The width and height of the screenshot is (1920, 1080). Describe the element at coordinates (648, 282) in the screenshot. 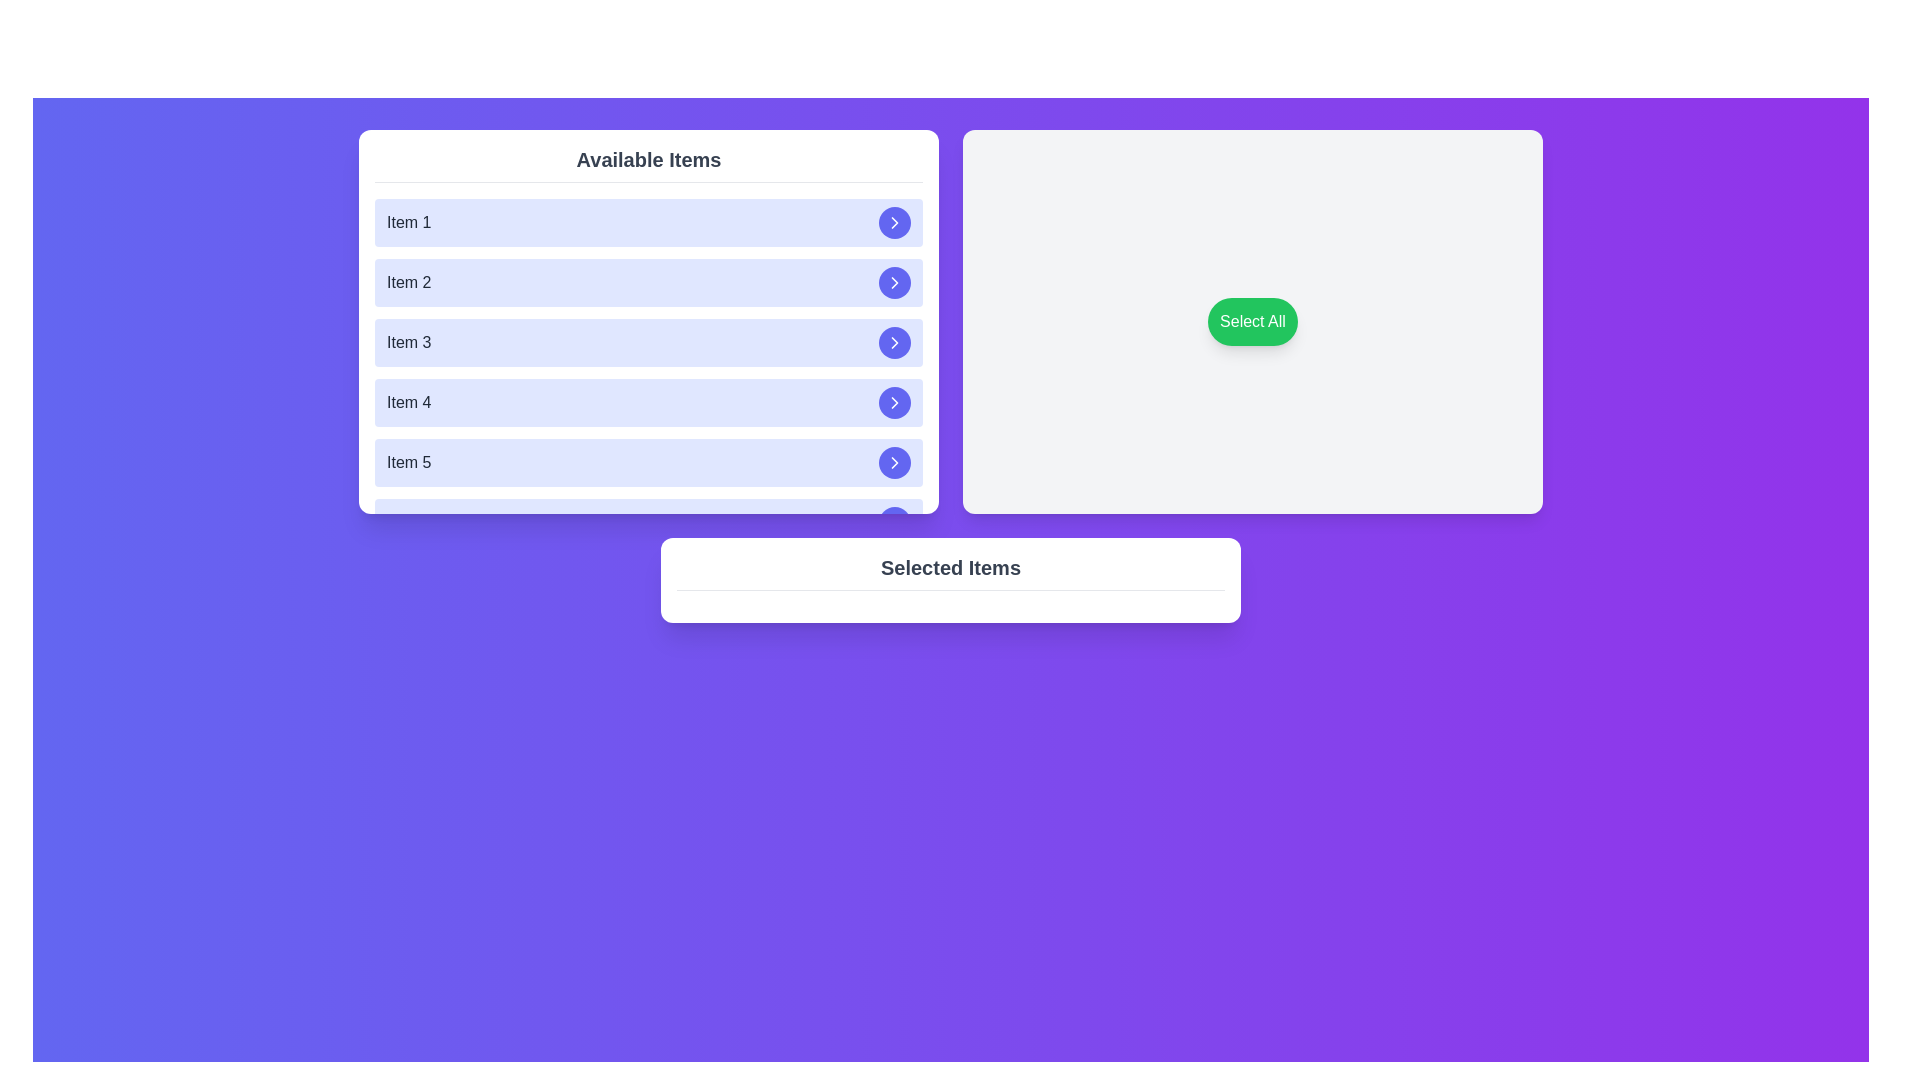

I see `the second list item labeled 'Item 2' with a light blue background and a purple button` at that location.